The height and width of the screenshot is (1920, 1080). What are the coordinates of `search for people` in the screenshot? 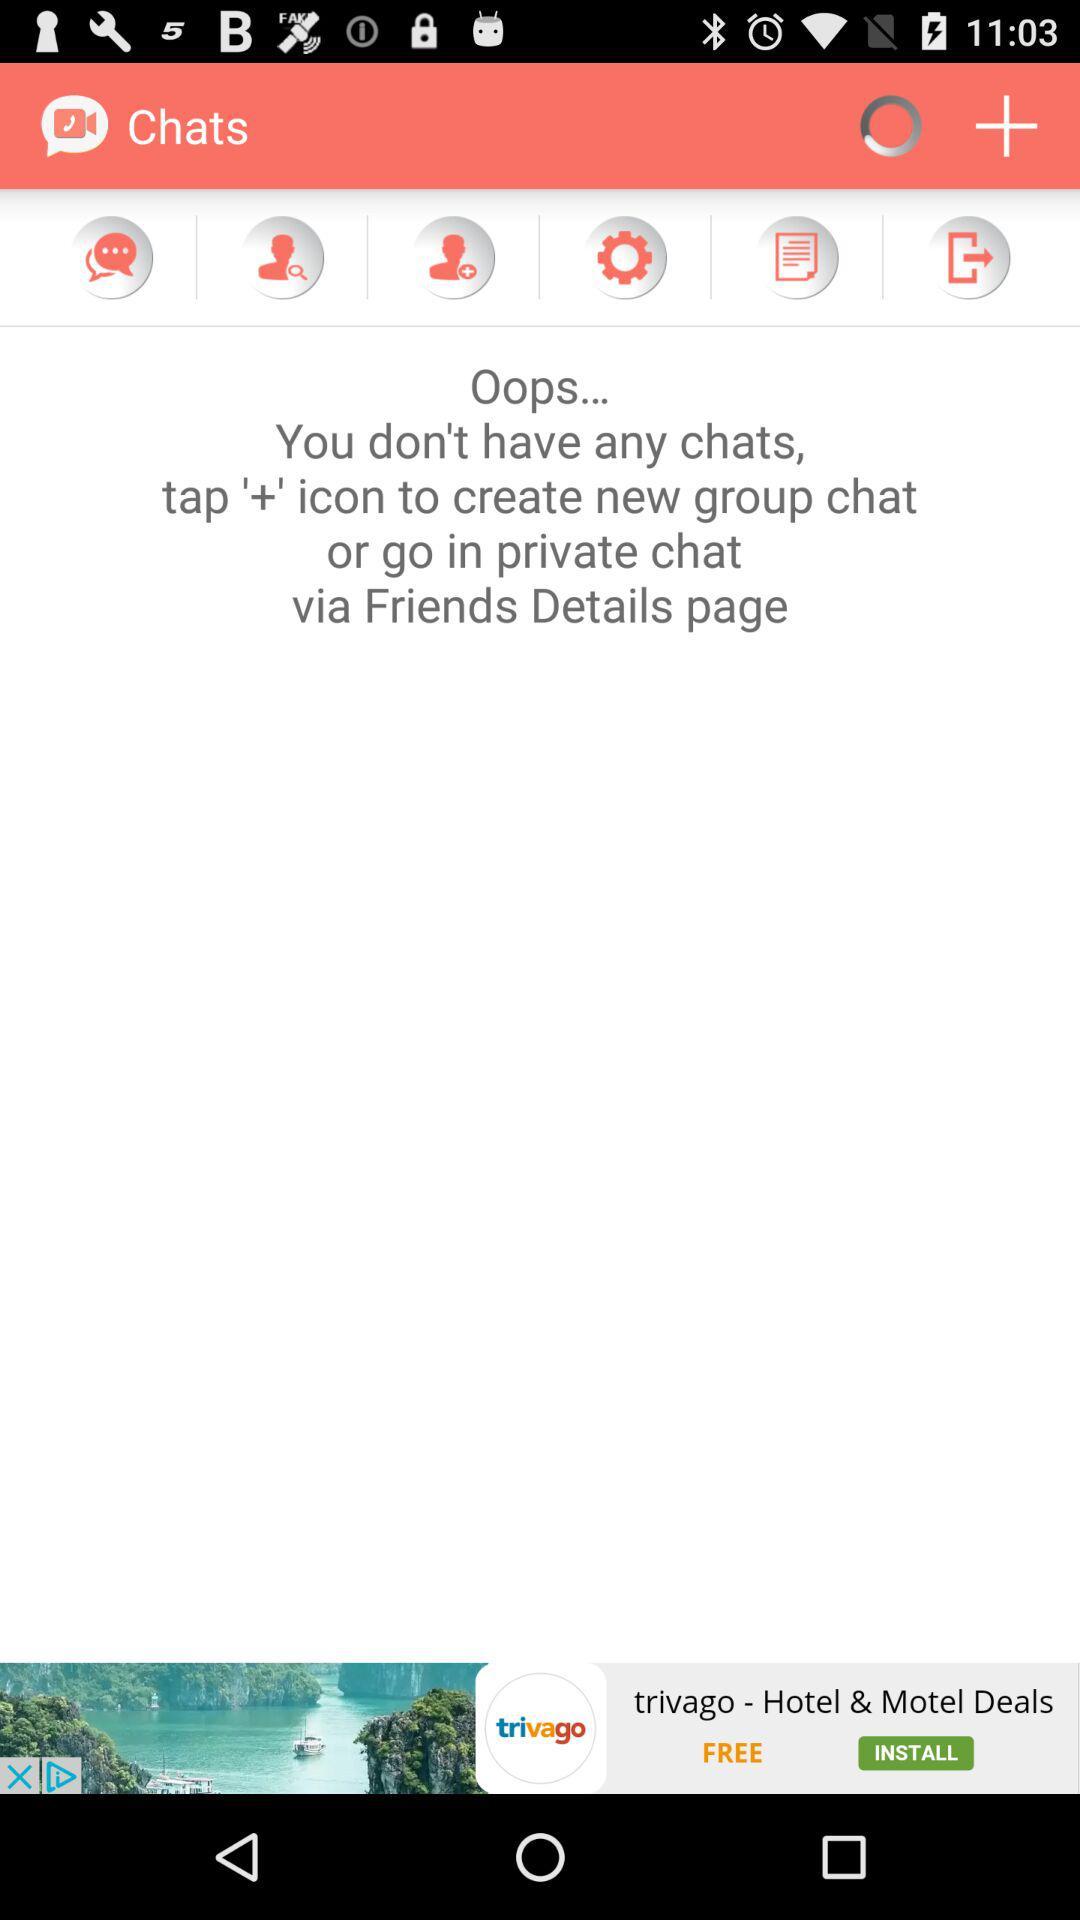 It's located at (281, 256).